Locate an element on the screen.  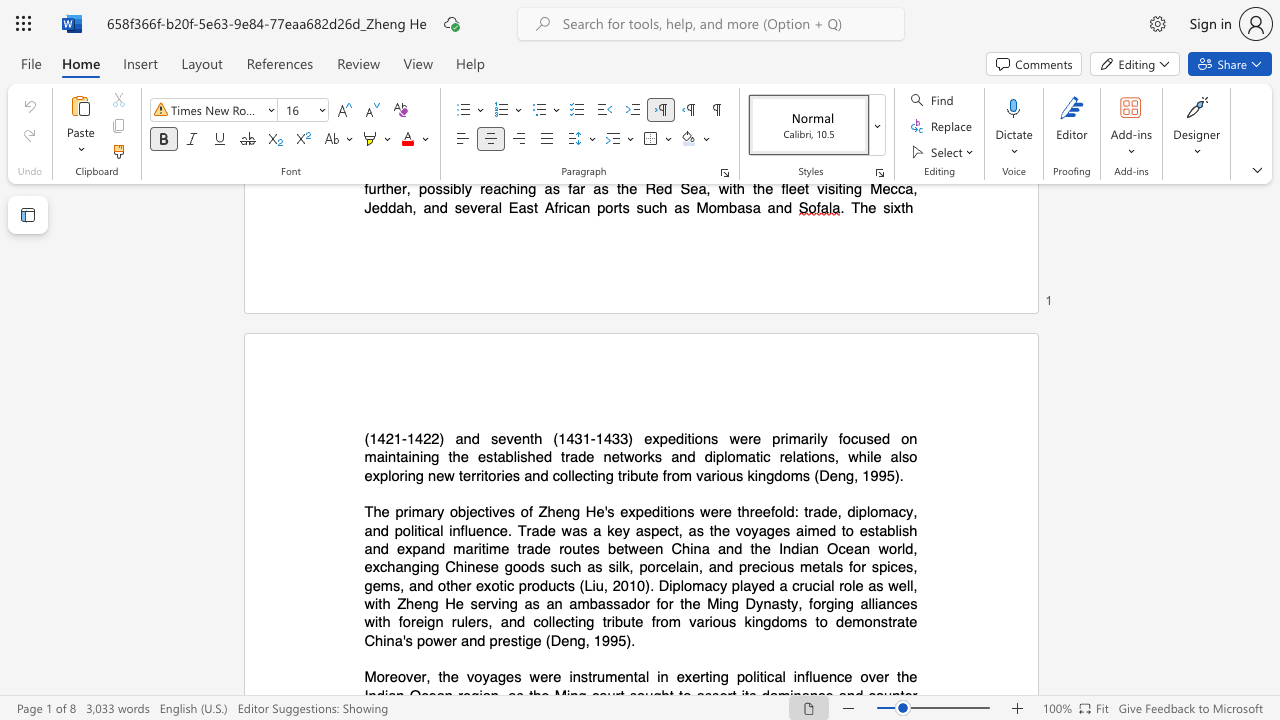
the subset text "at" within the text "demonstrate" is located at coordinates (896, 621).